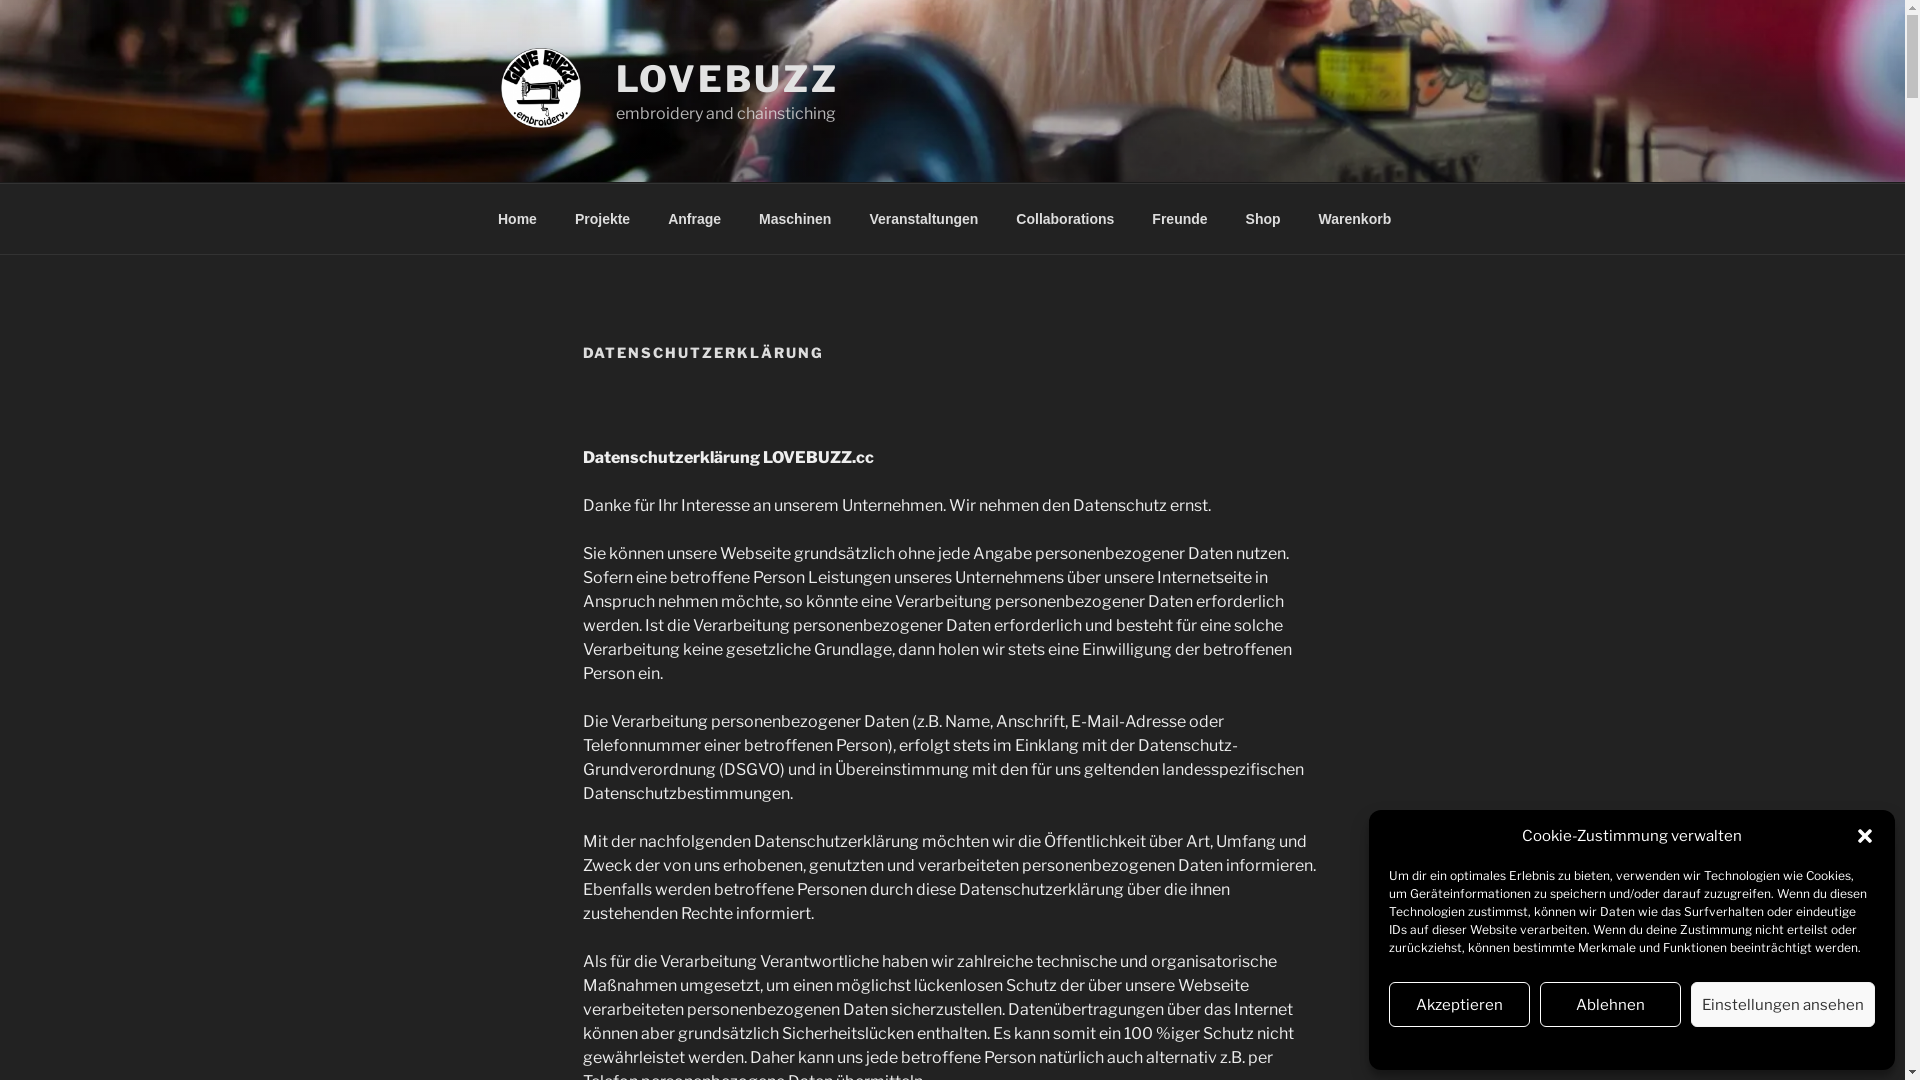 The height and width of the screenshot is (1080, 1920). I want to click on 'Impressum', so click(1704, 1044).